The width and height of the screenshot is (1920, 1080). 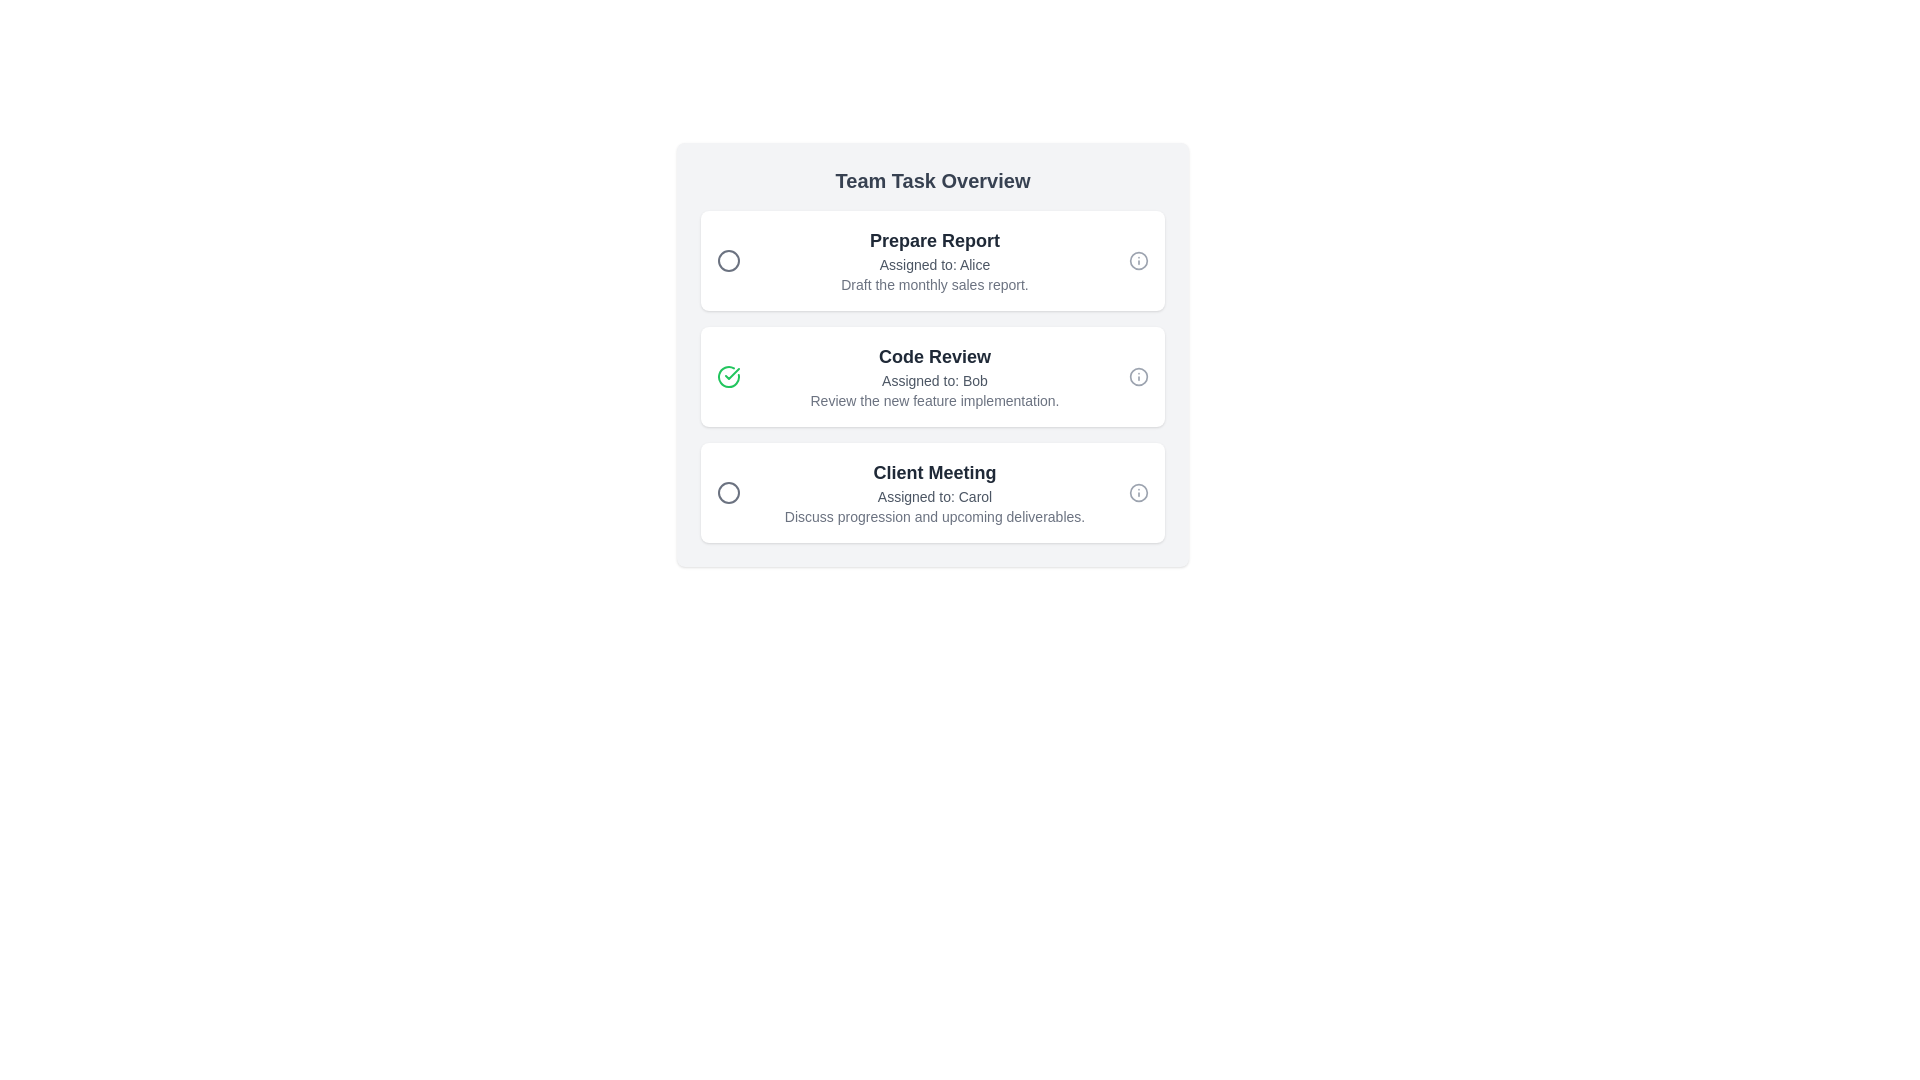 What do you see at coordinates (728, 260) in the screenshot?
I see `the icon associated with the task 'Prepare Report', located in the left section of the first list item near its left edge` at bounding box center [728, 260].